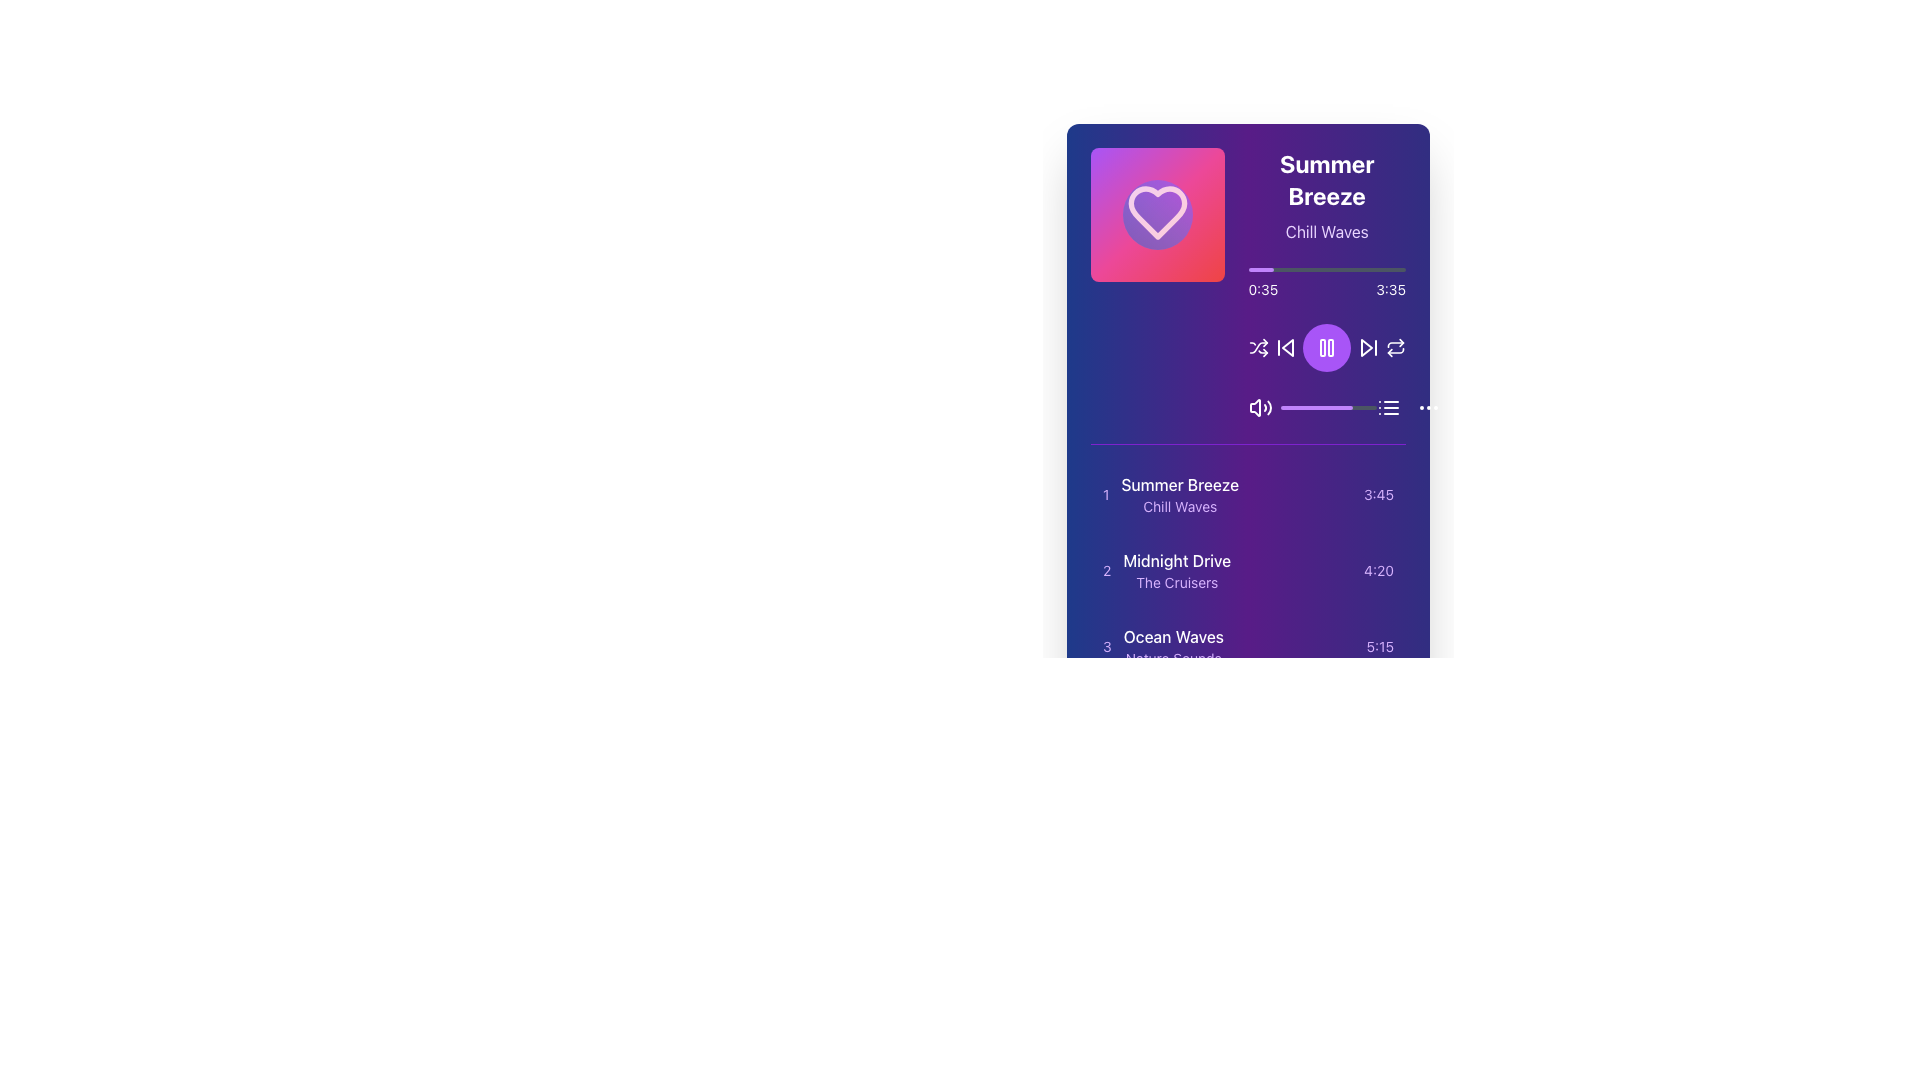  What do you see at coordinates (1247, 494) in the screenshot?
I see `to select the first item in the playlist labeled 'Summer Breeze' with the duration '3:45'` at bounding box center [1247, 494].